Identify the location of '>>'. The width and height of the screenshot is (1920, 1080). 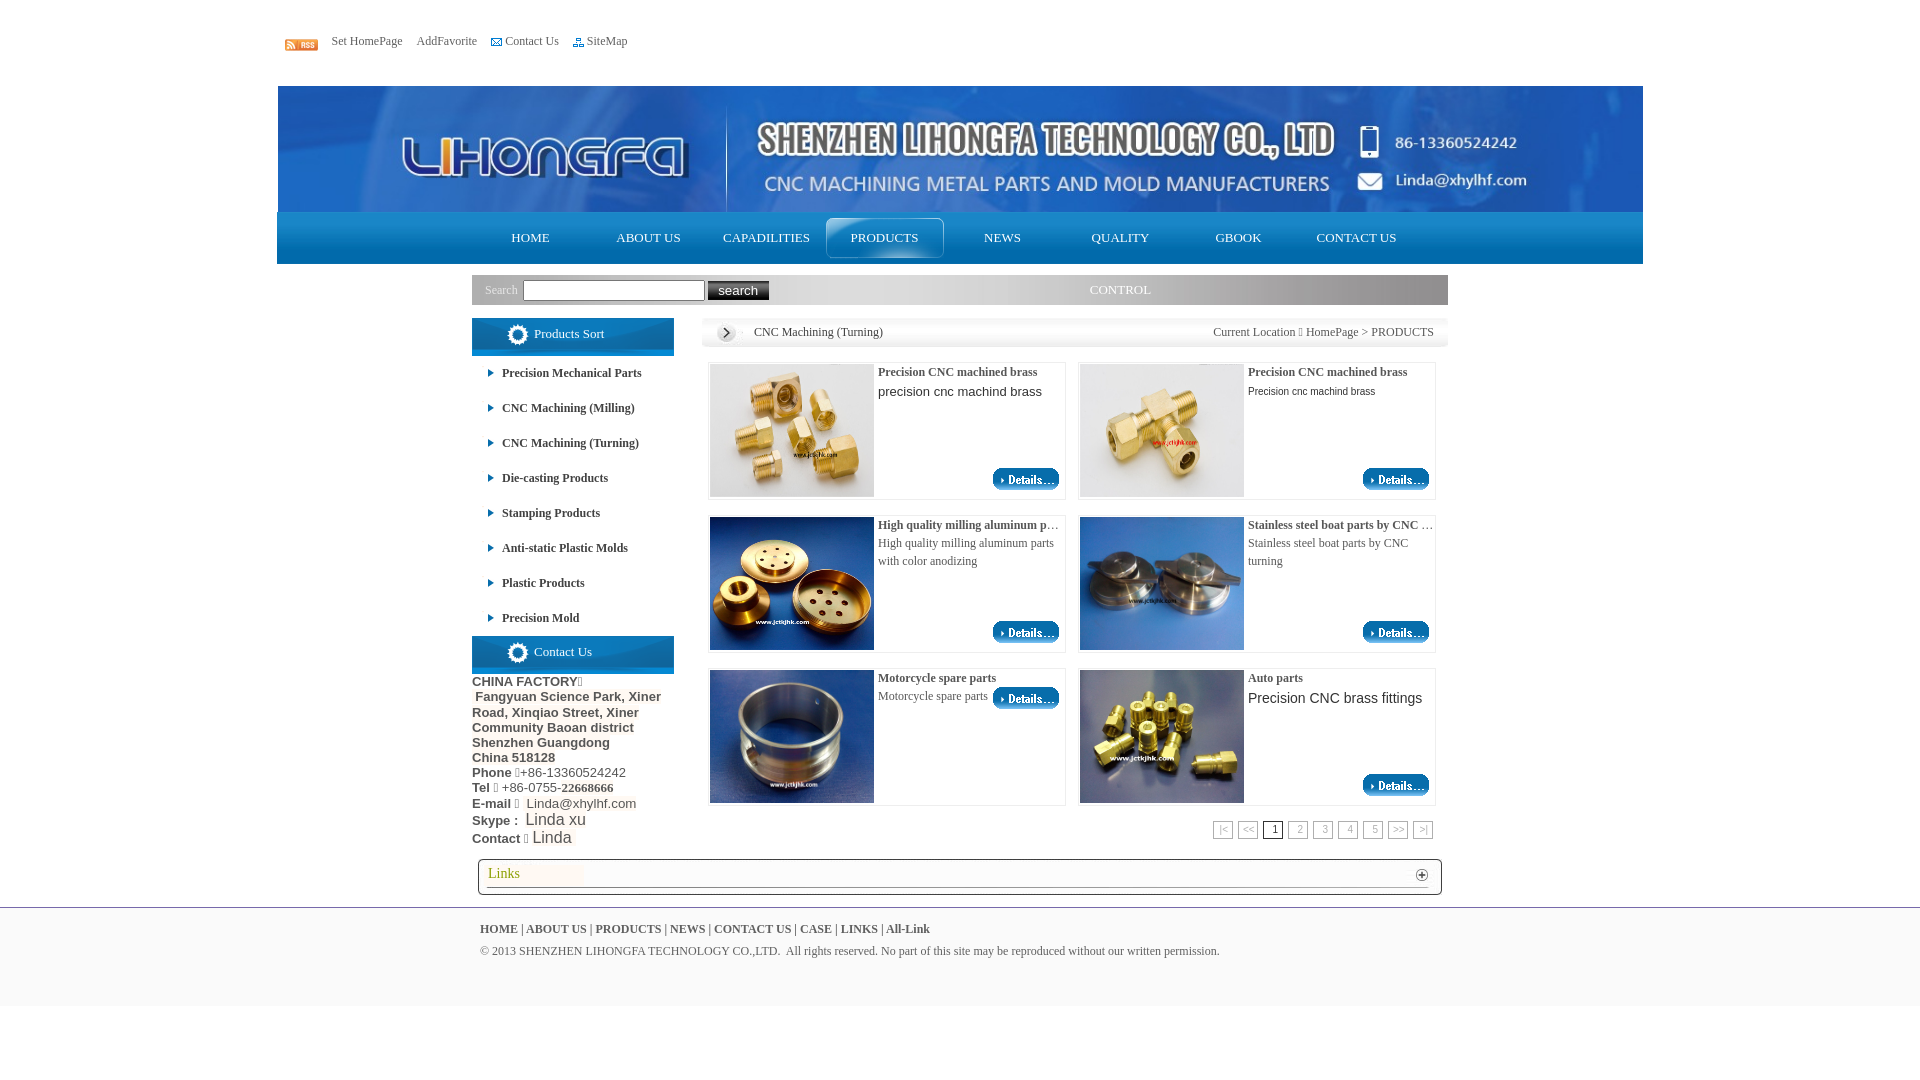
(1396, 829).